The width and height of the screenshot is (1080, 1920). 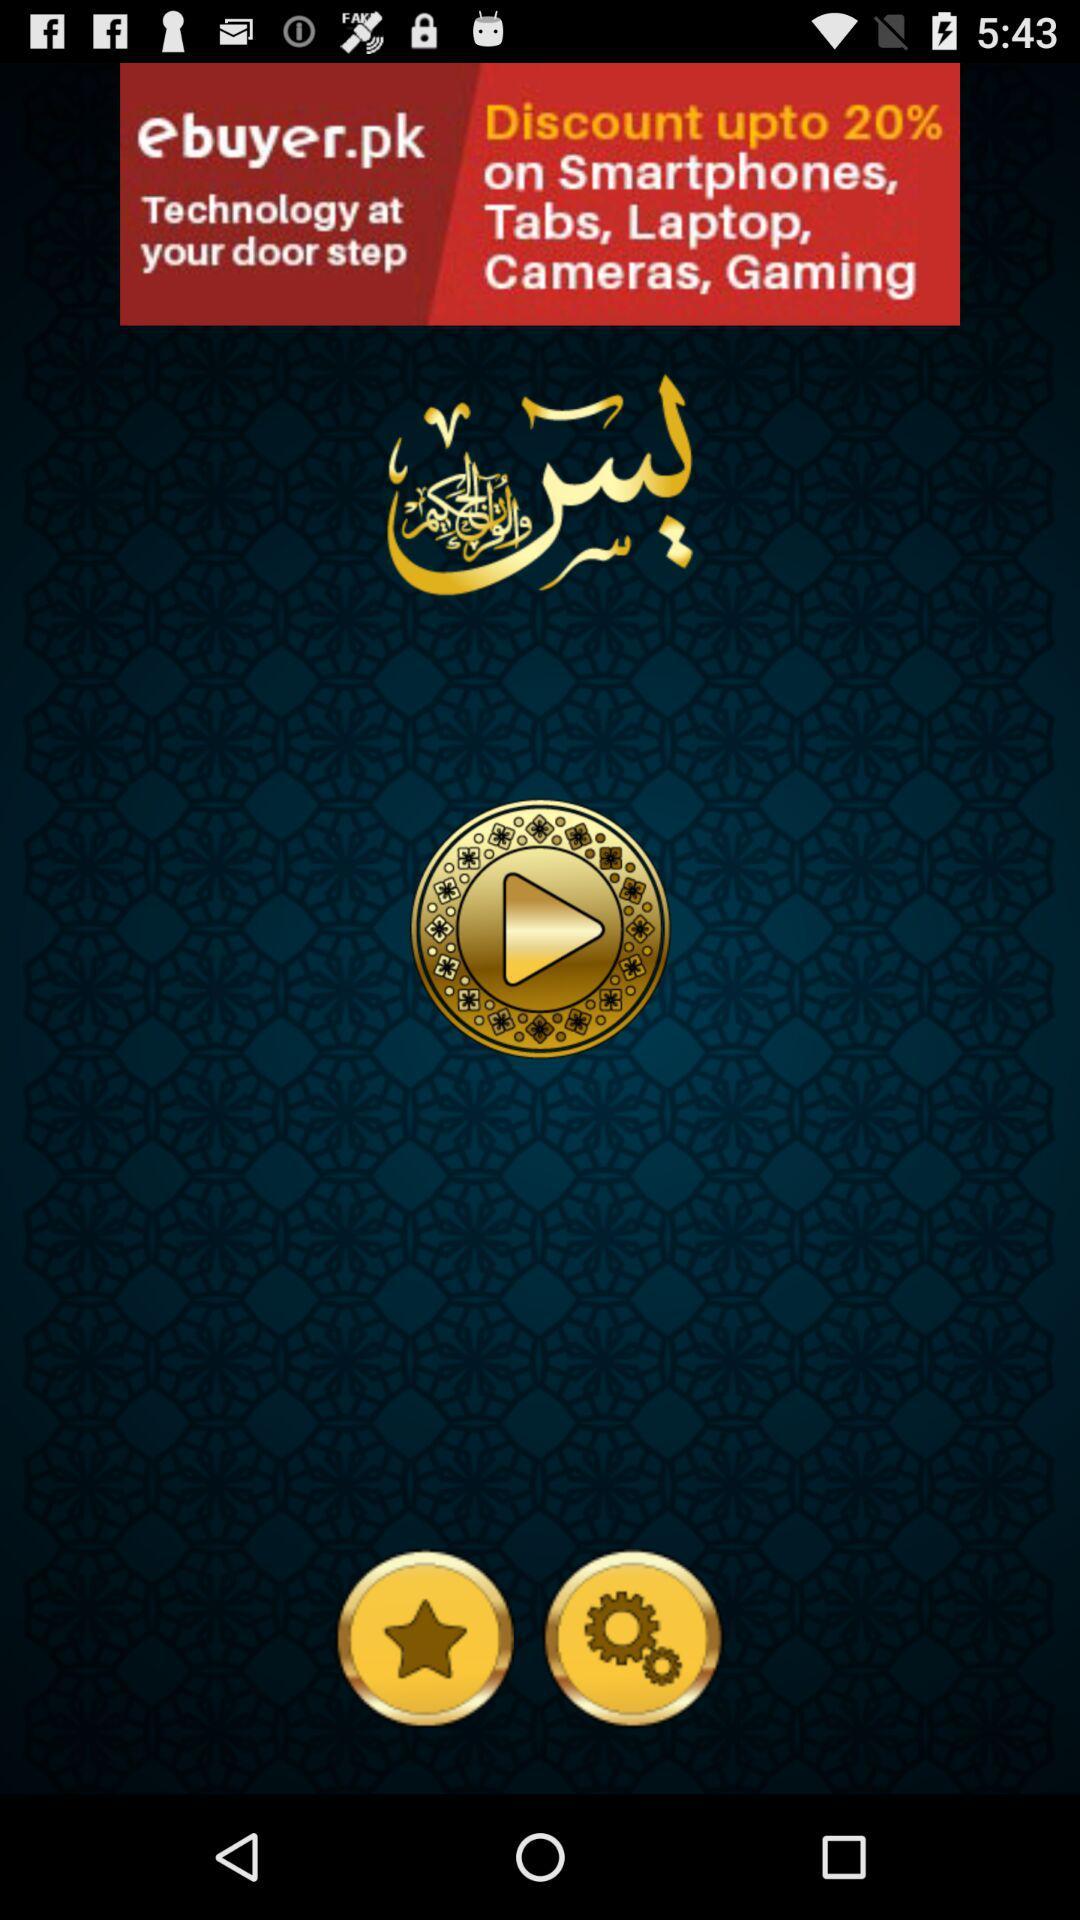 I want to click on open settings, so click(x=631, y=1636).